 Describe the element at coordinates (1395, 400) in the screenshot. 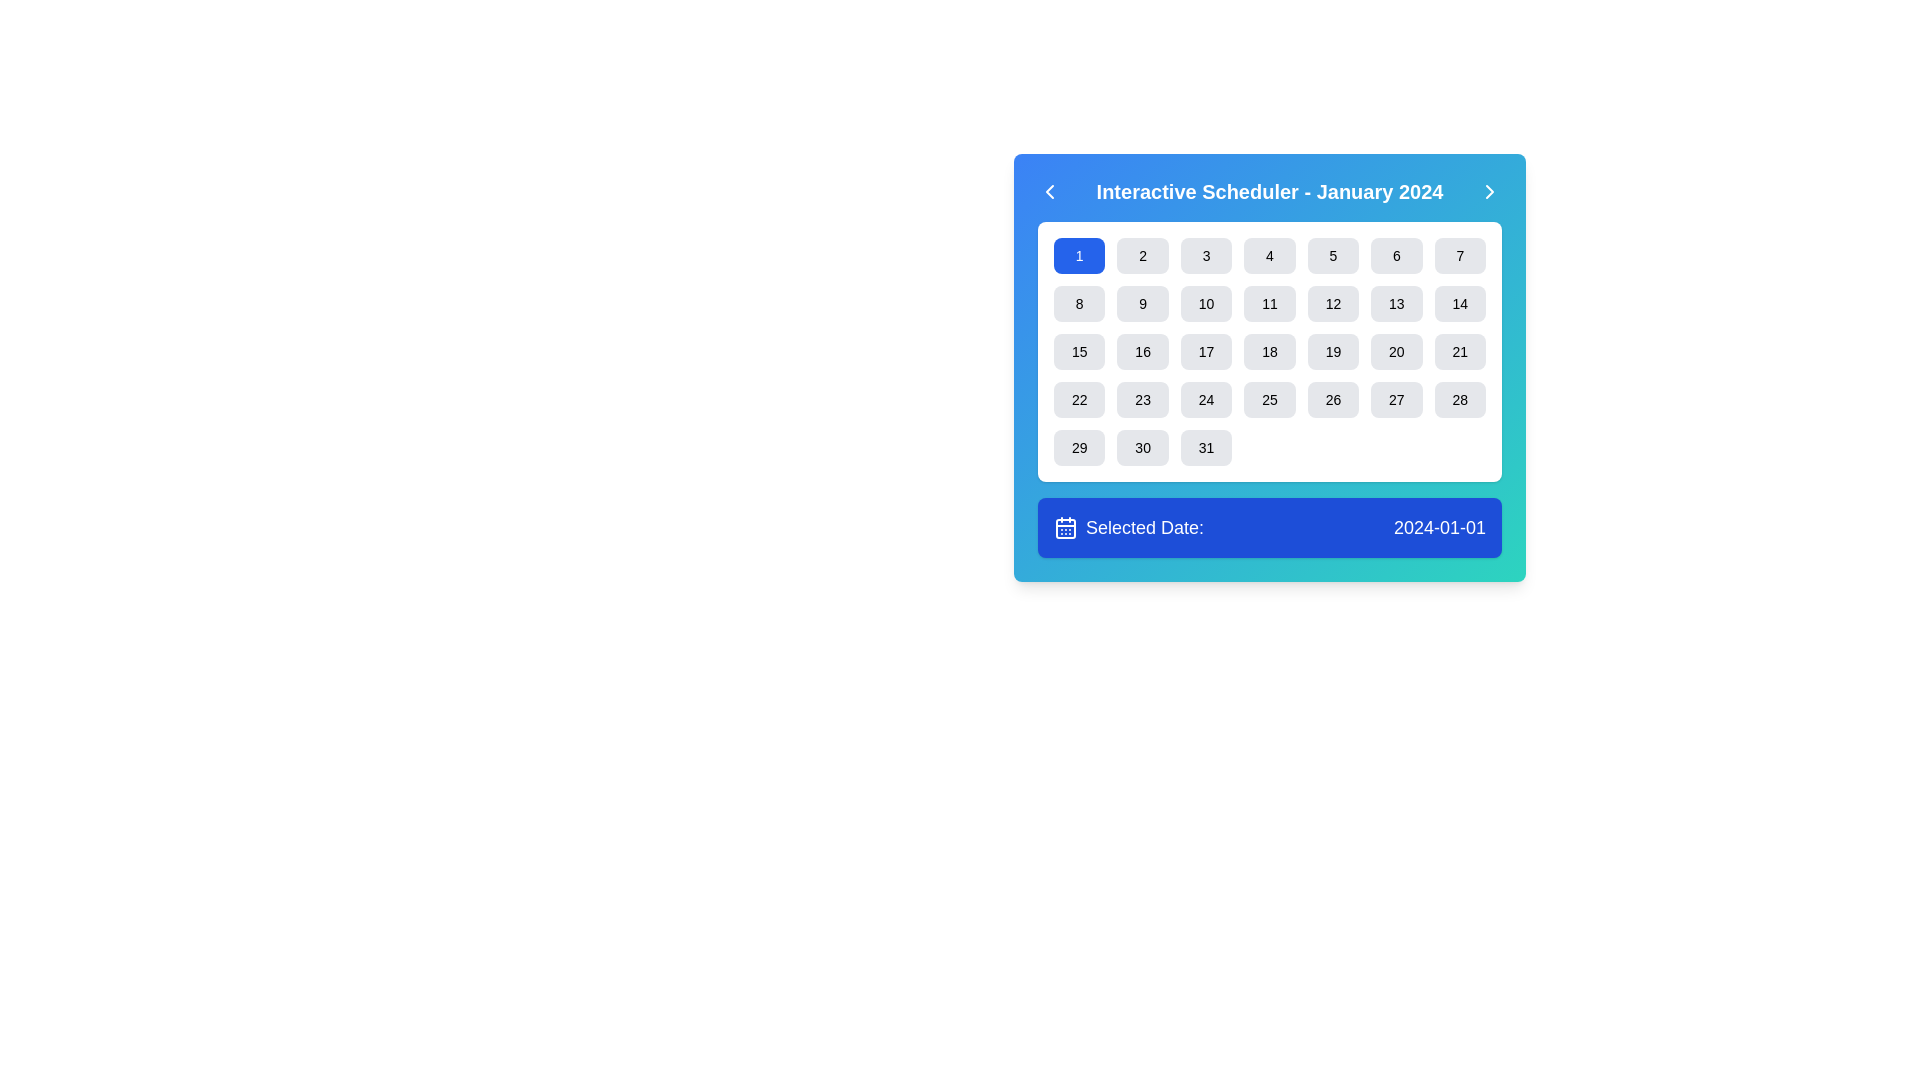

I see `the selectable date button labeled '27' in the calendar interface titled 'Interactive Scheduler - January 2024'` at that location.